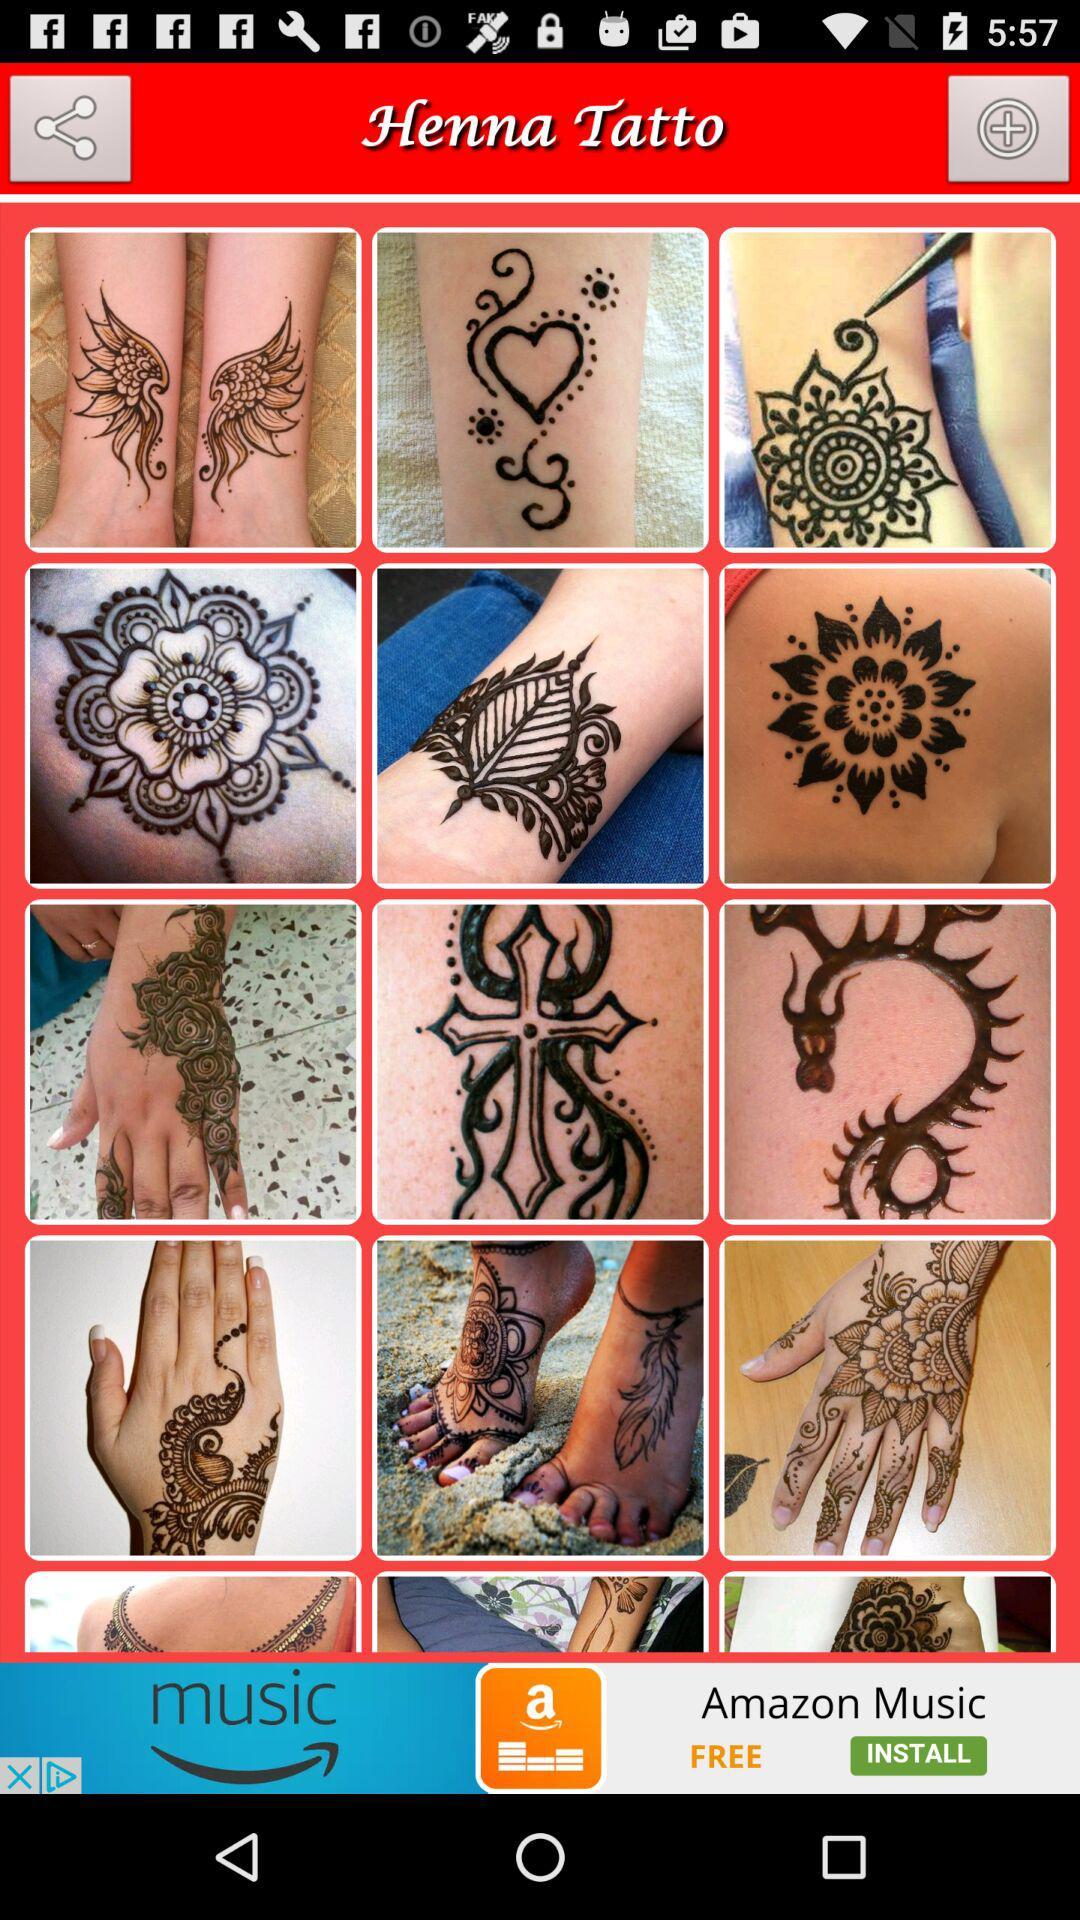 This screenshot has height=1920, width=1080. I want to click on amazon music, so click(540, 1727).